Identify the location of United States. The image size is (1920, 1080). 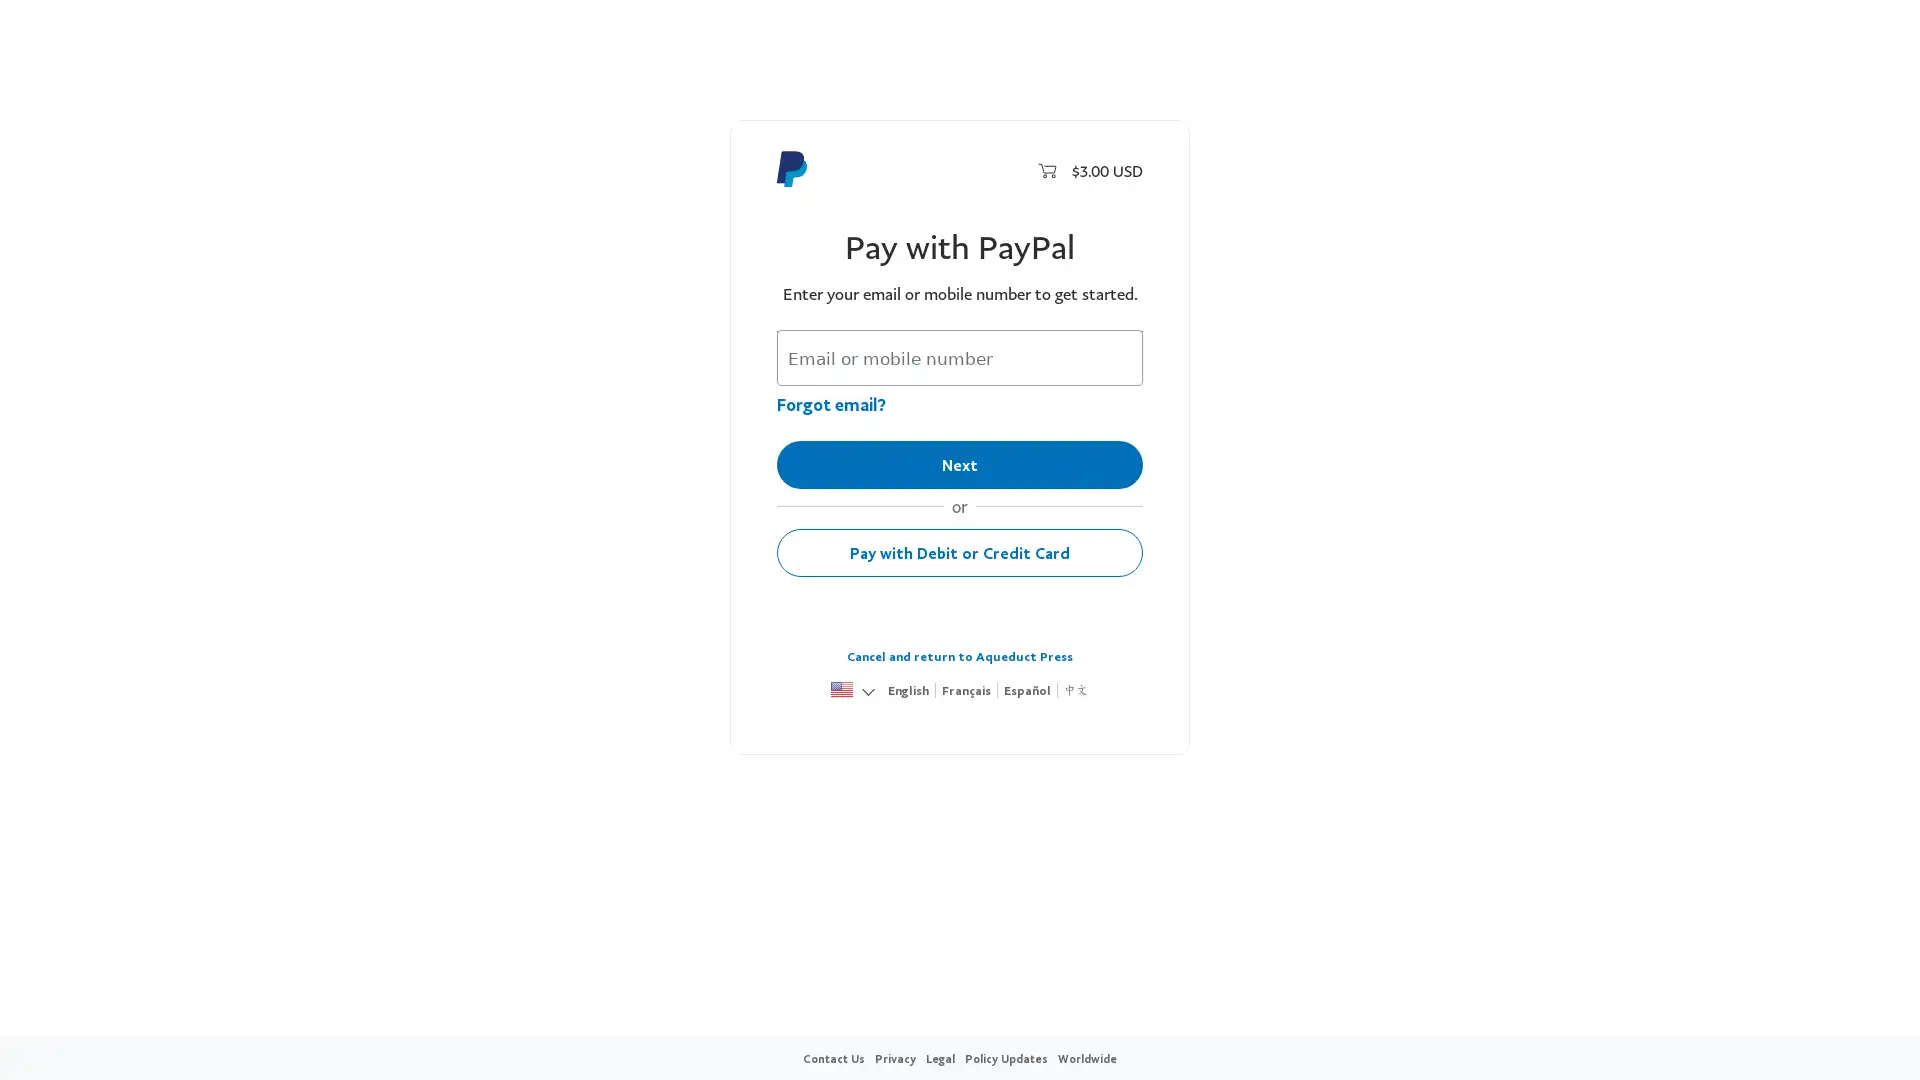
(841, 690).